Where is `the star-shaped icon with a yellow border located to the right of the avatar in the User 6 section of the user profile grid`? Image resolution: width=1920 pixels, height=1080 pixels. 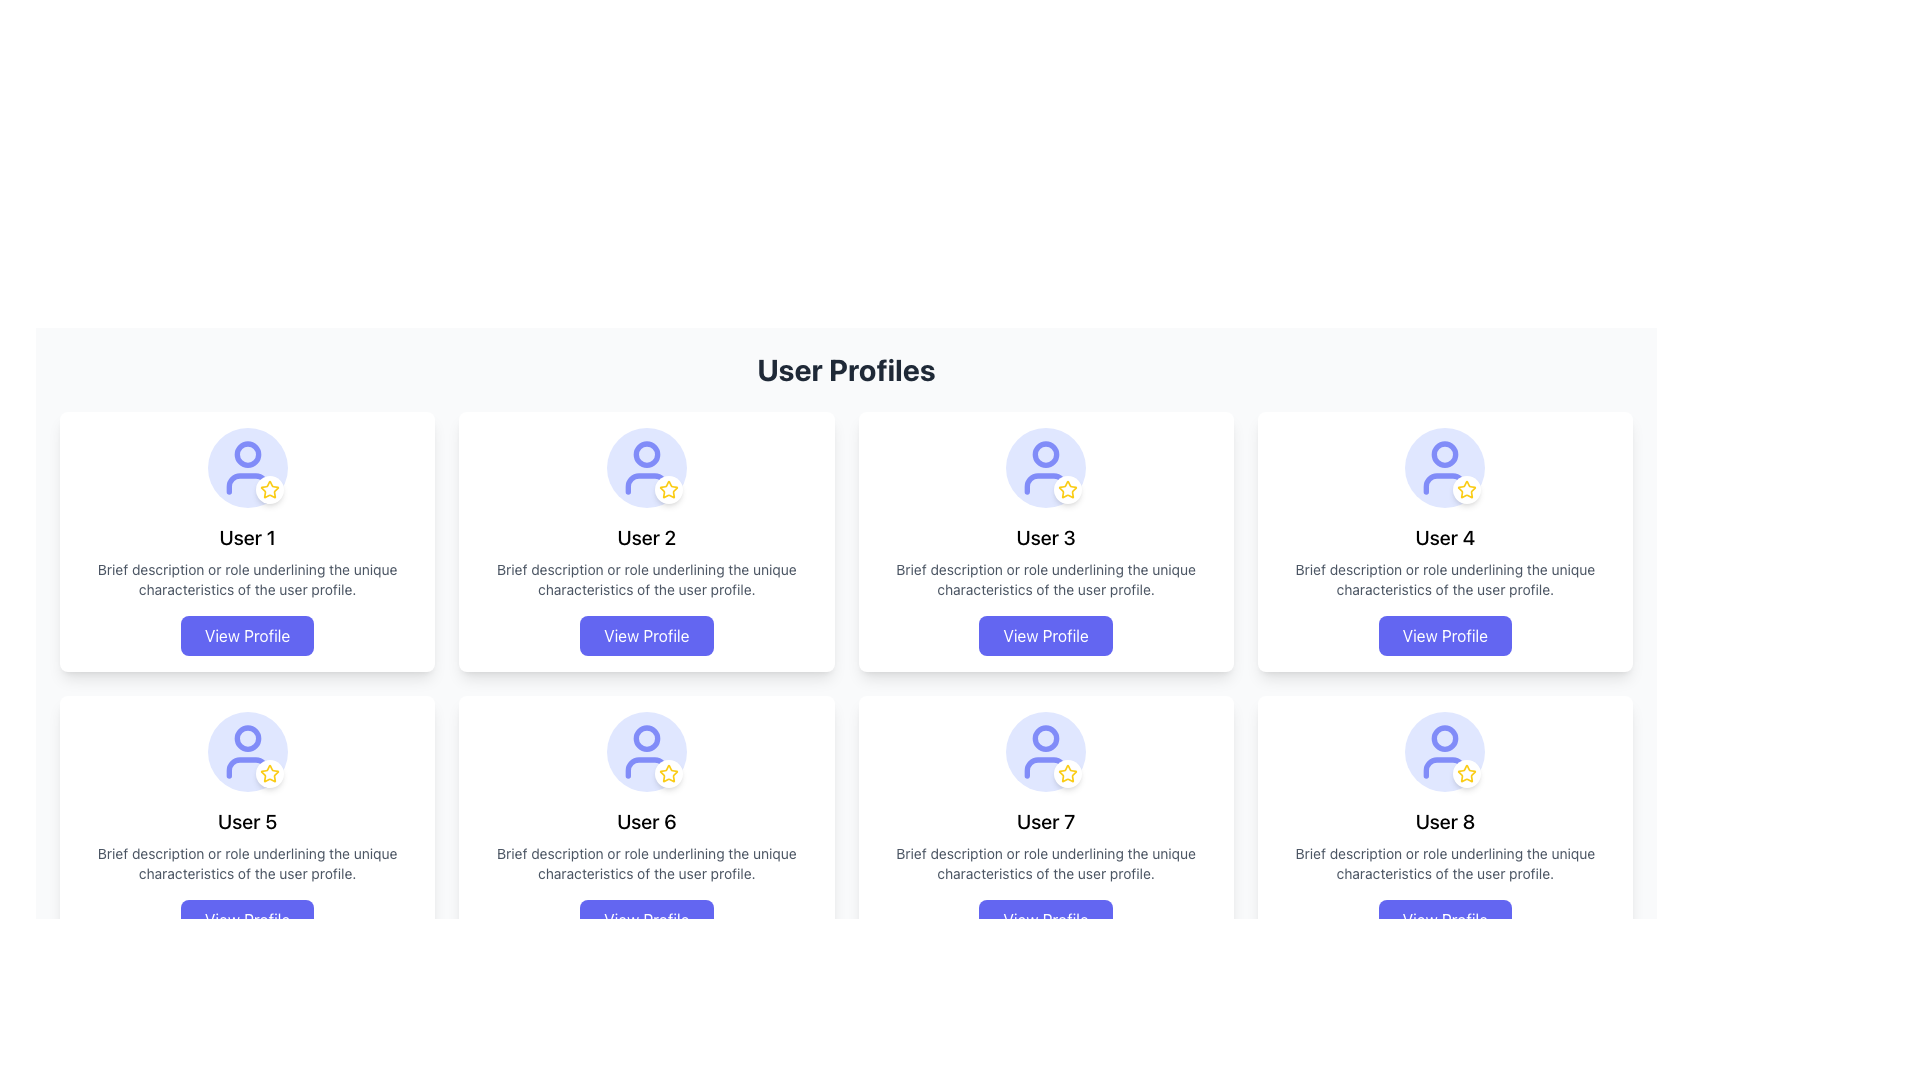
the star-shaped icon with a yellow border located to the right of the avatar in the User 6 section of the user profile grid is located at coordinates (668, 772).